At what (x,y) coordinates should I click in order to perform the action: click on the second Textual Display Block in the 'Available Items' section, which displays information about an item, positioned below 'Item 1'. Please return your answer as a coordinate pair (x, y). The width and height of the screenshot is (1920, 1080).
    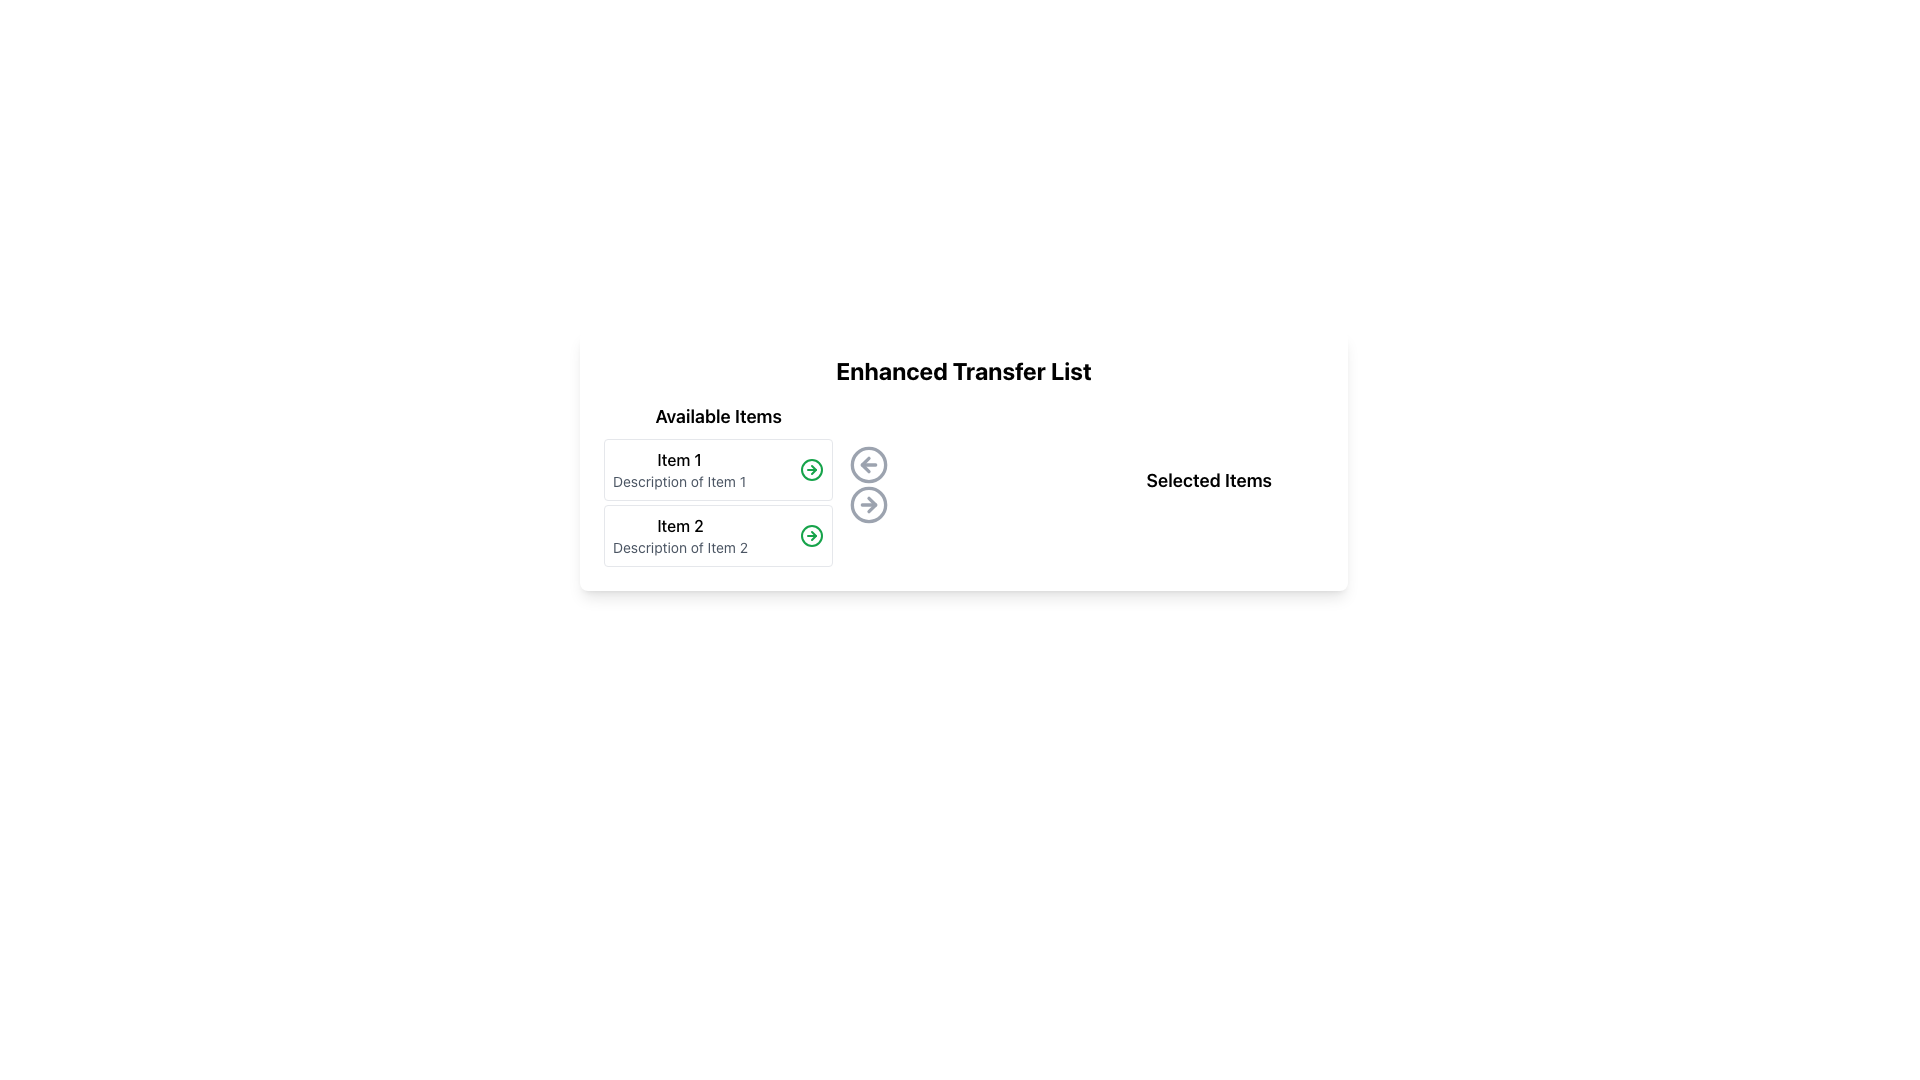
    Looking at the image, I should click on (680, 535).